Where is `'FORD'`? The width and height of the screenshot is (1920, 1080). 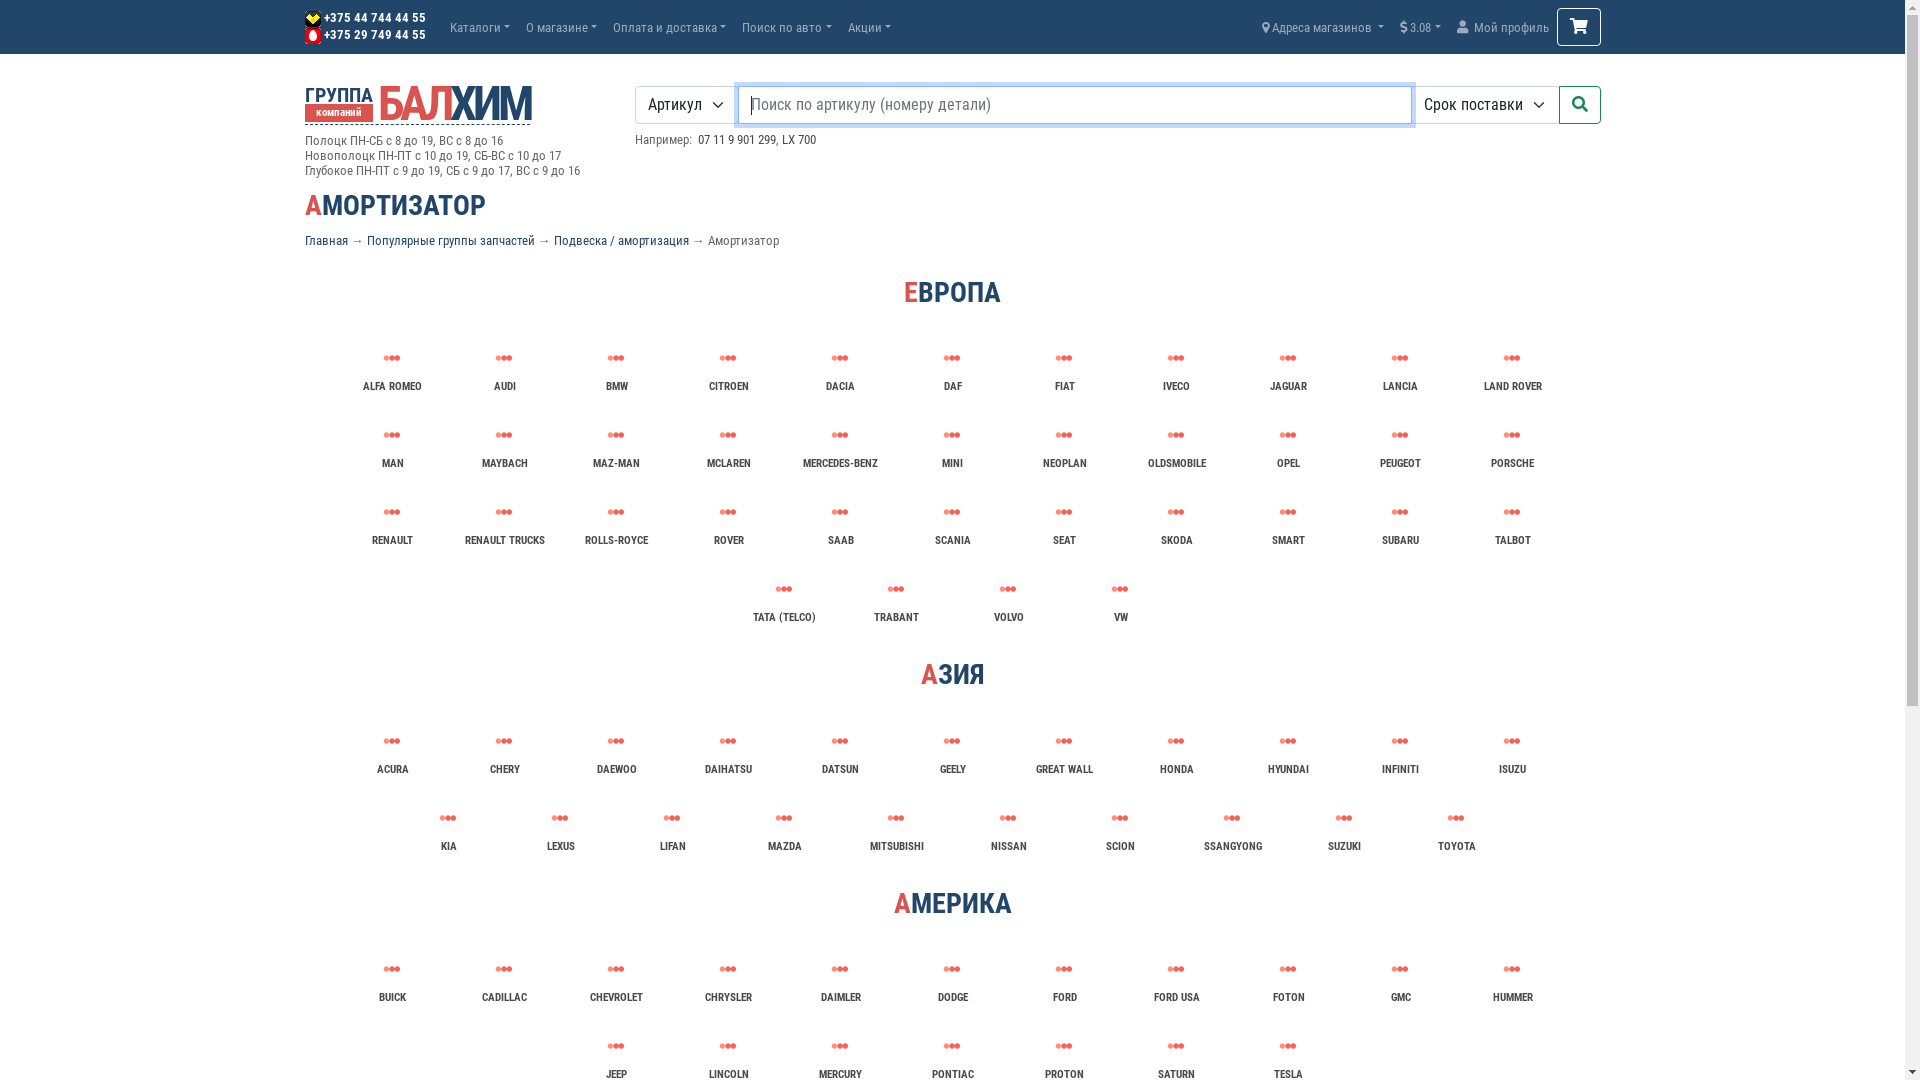
'FORD' is located at coordinates (1063, 967).